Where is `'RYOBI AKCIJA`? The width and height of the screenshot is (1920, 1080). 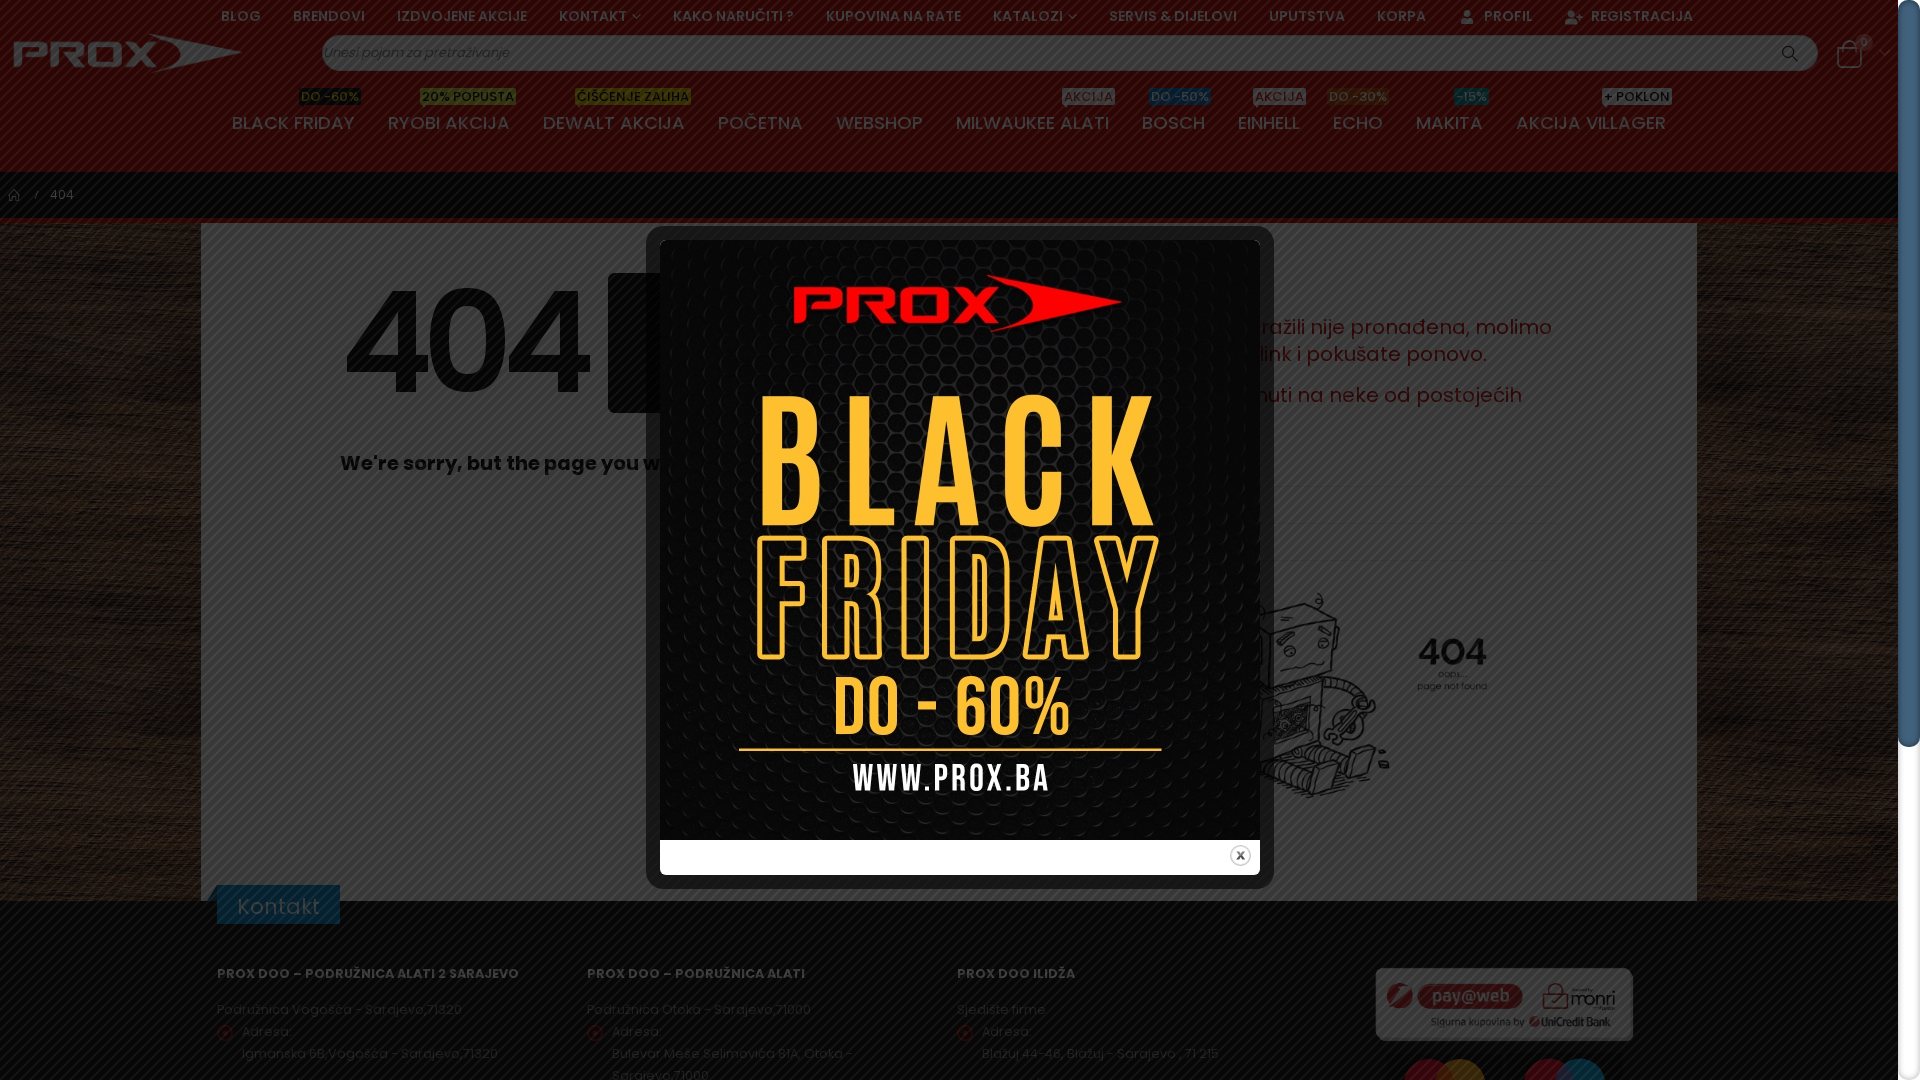 'RYOBI AKCIJA is located at coordinates (448, 123).